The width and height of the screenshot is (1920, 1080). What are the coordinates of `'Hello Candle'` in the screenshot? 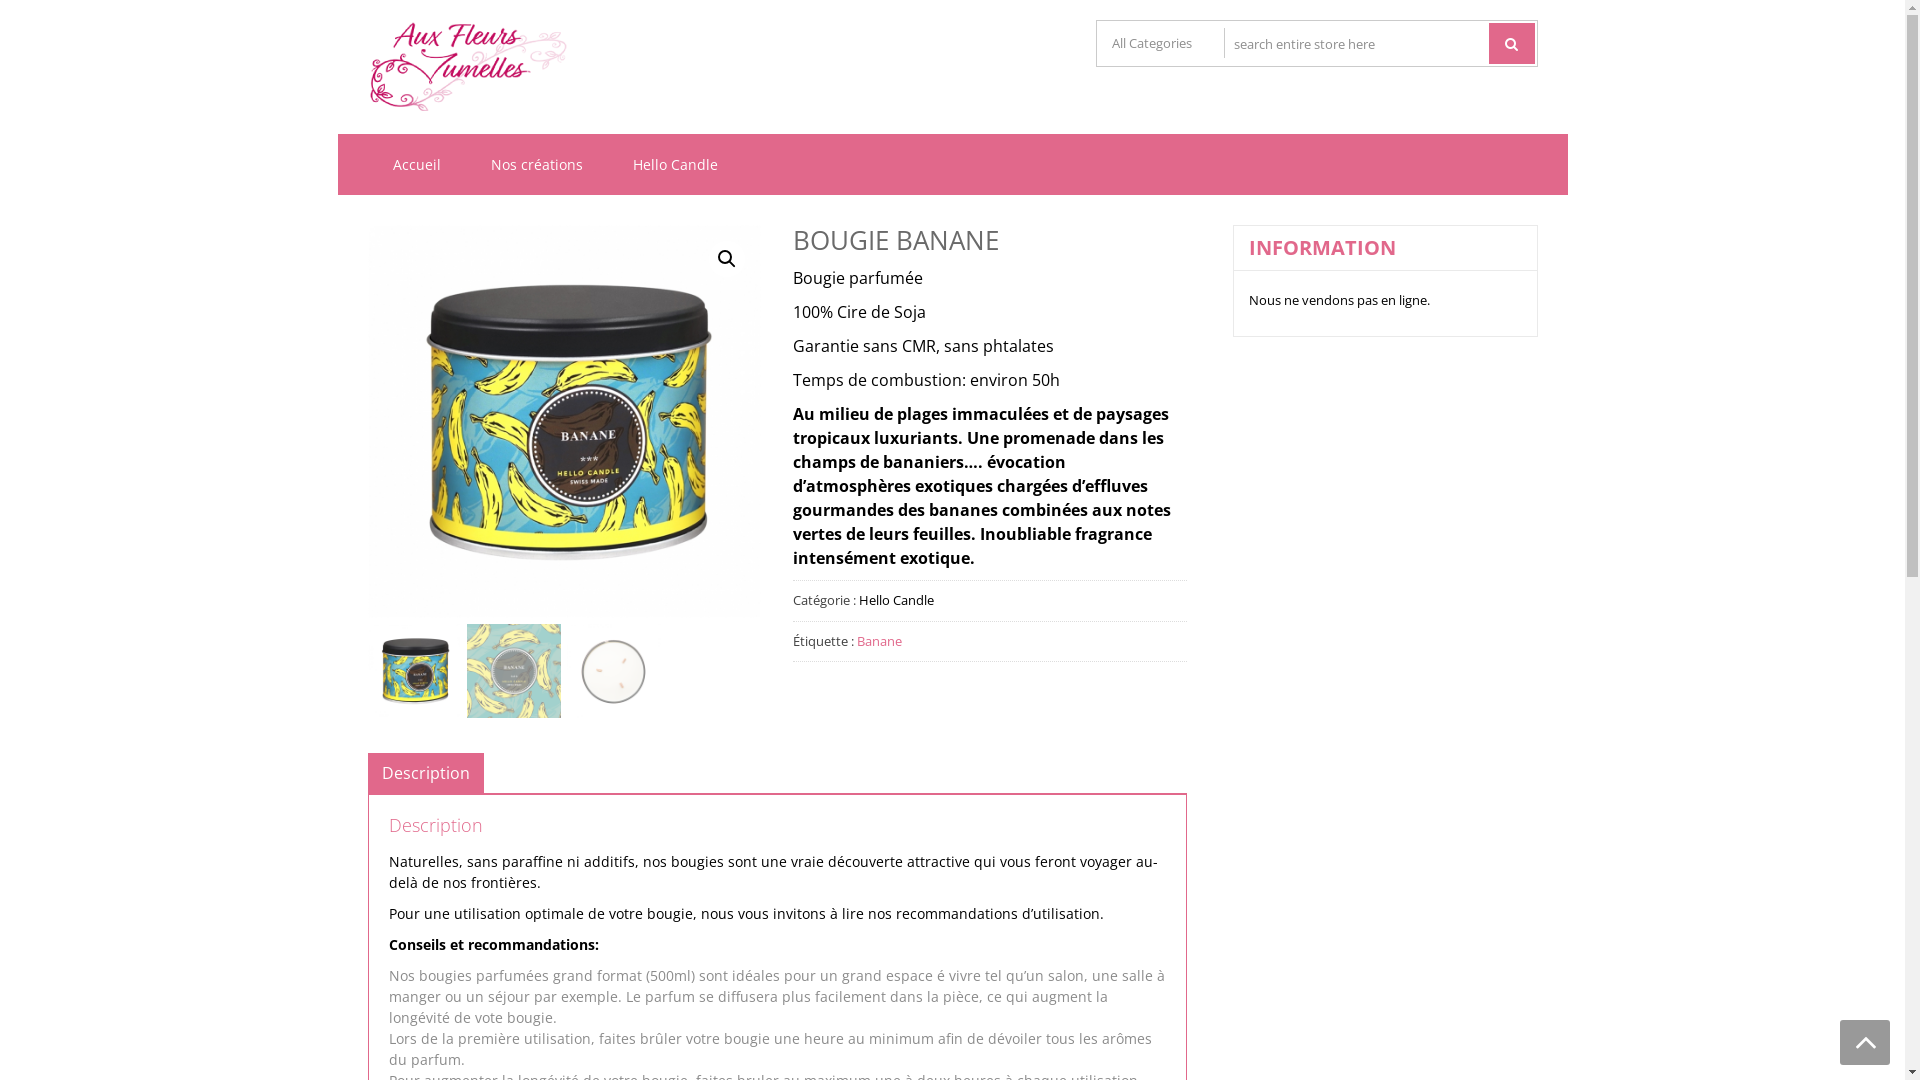 It's located at (607, 163).